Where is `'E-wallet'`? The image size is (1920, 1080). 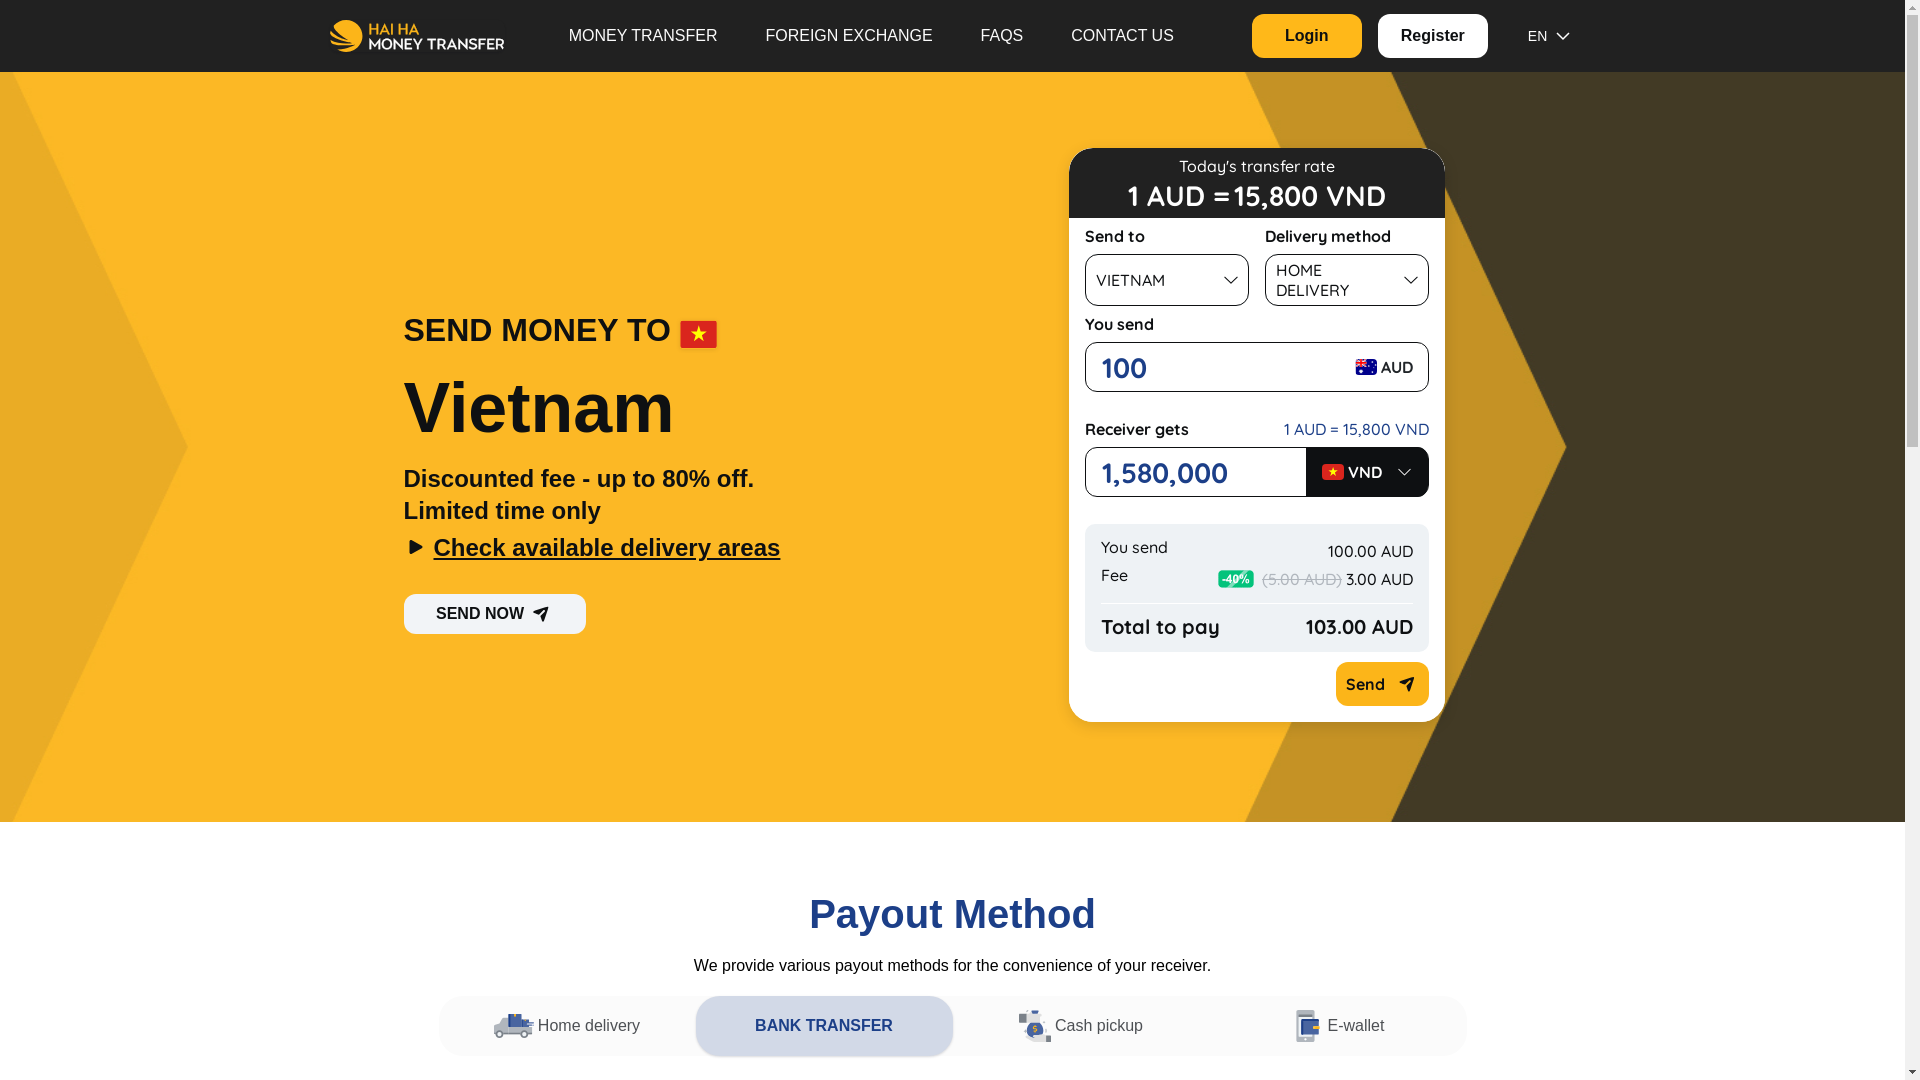
'E-wallet' is located at coordinates (1338, 1026).